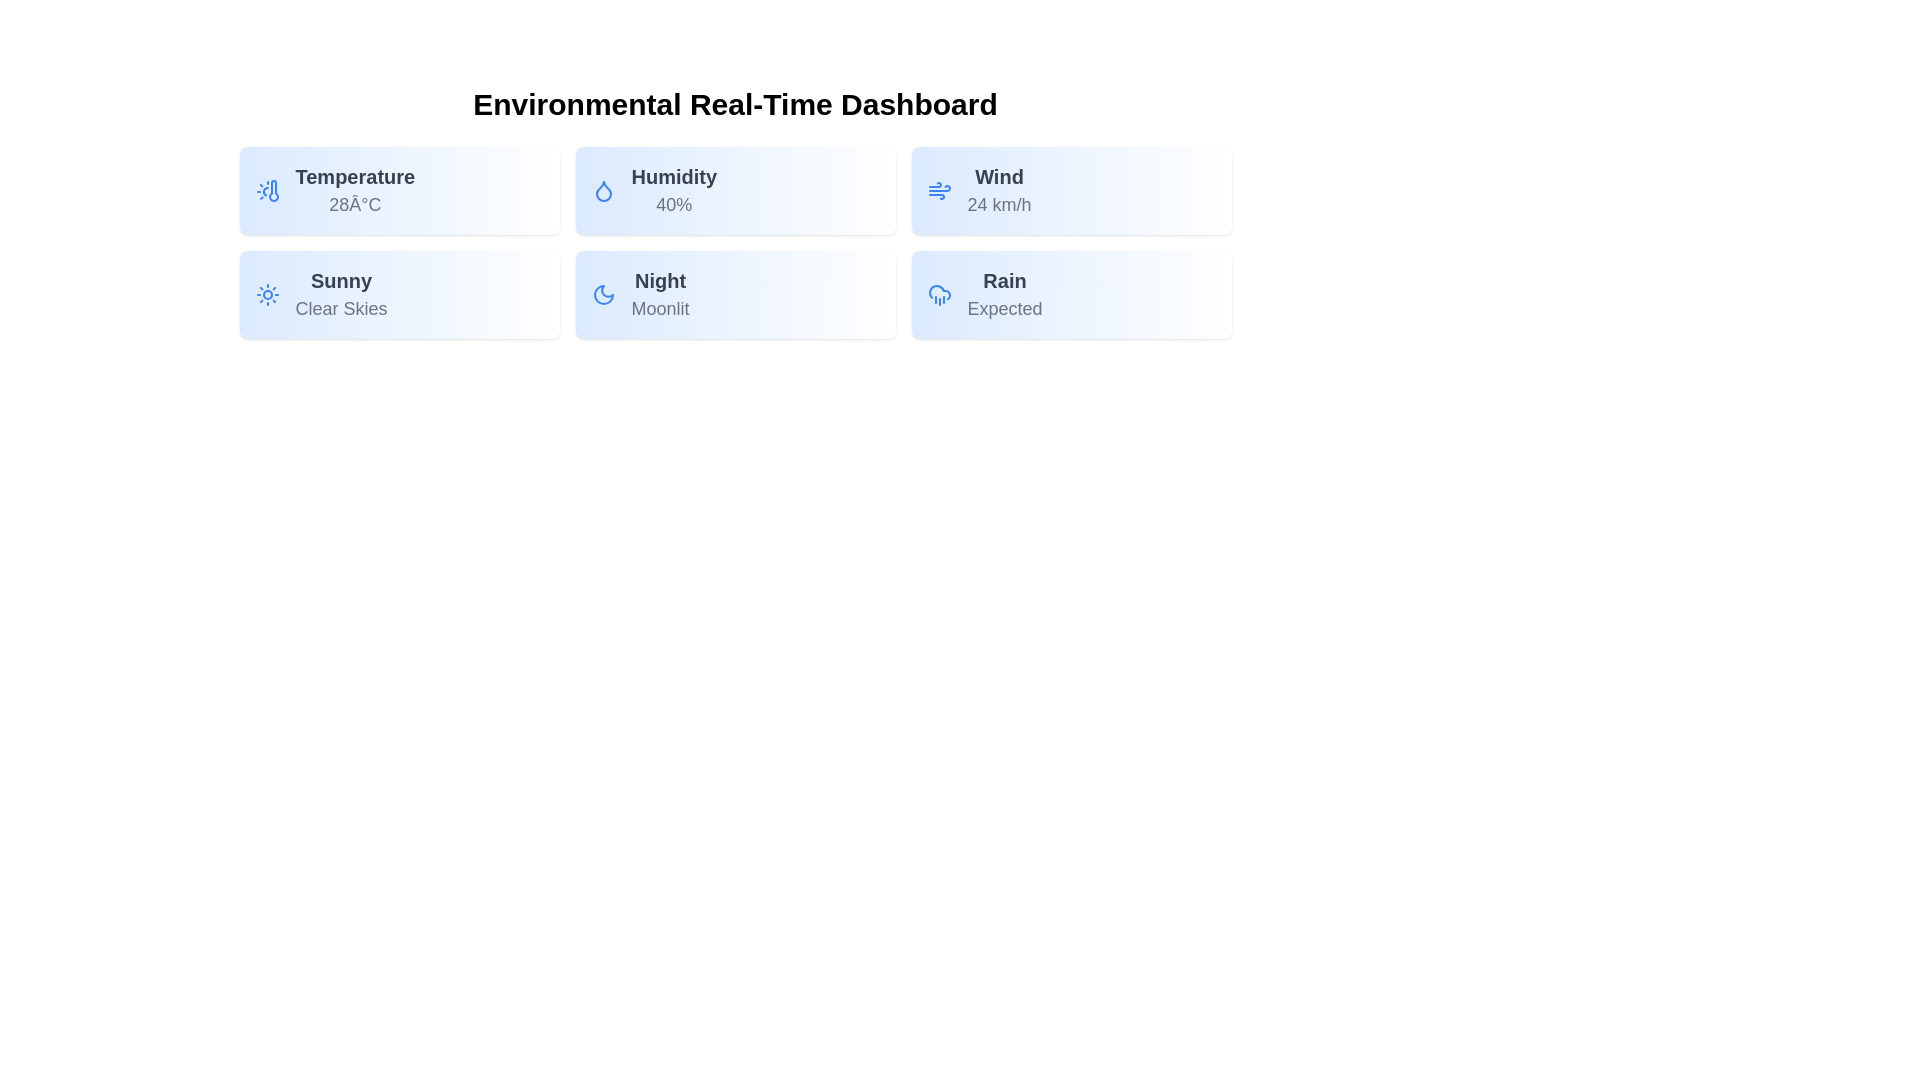  I want to click on the text label displaying 'Rain' in bold and 'Expected' in a lighter font, located in the lower-right quadrant of the weather indicators grid, so click(1005, 294).